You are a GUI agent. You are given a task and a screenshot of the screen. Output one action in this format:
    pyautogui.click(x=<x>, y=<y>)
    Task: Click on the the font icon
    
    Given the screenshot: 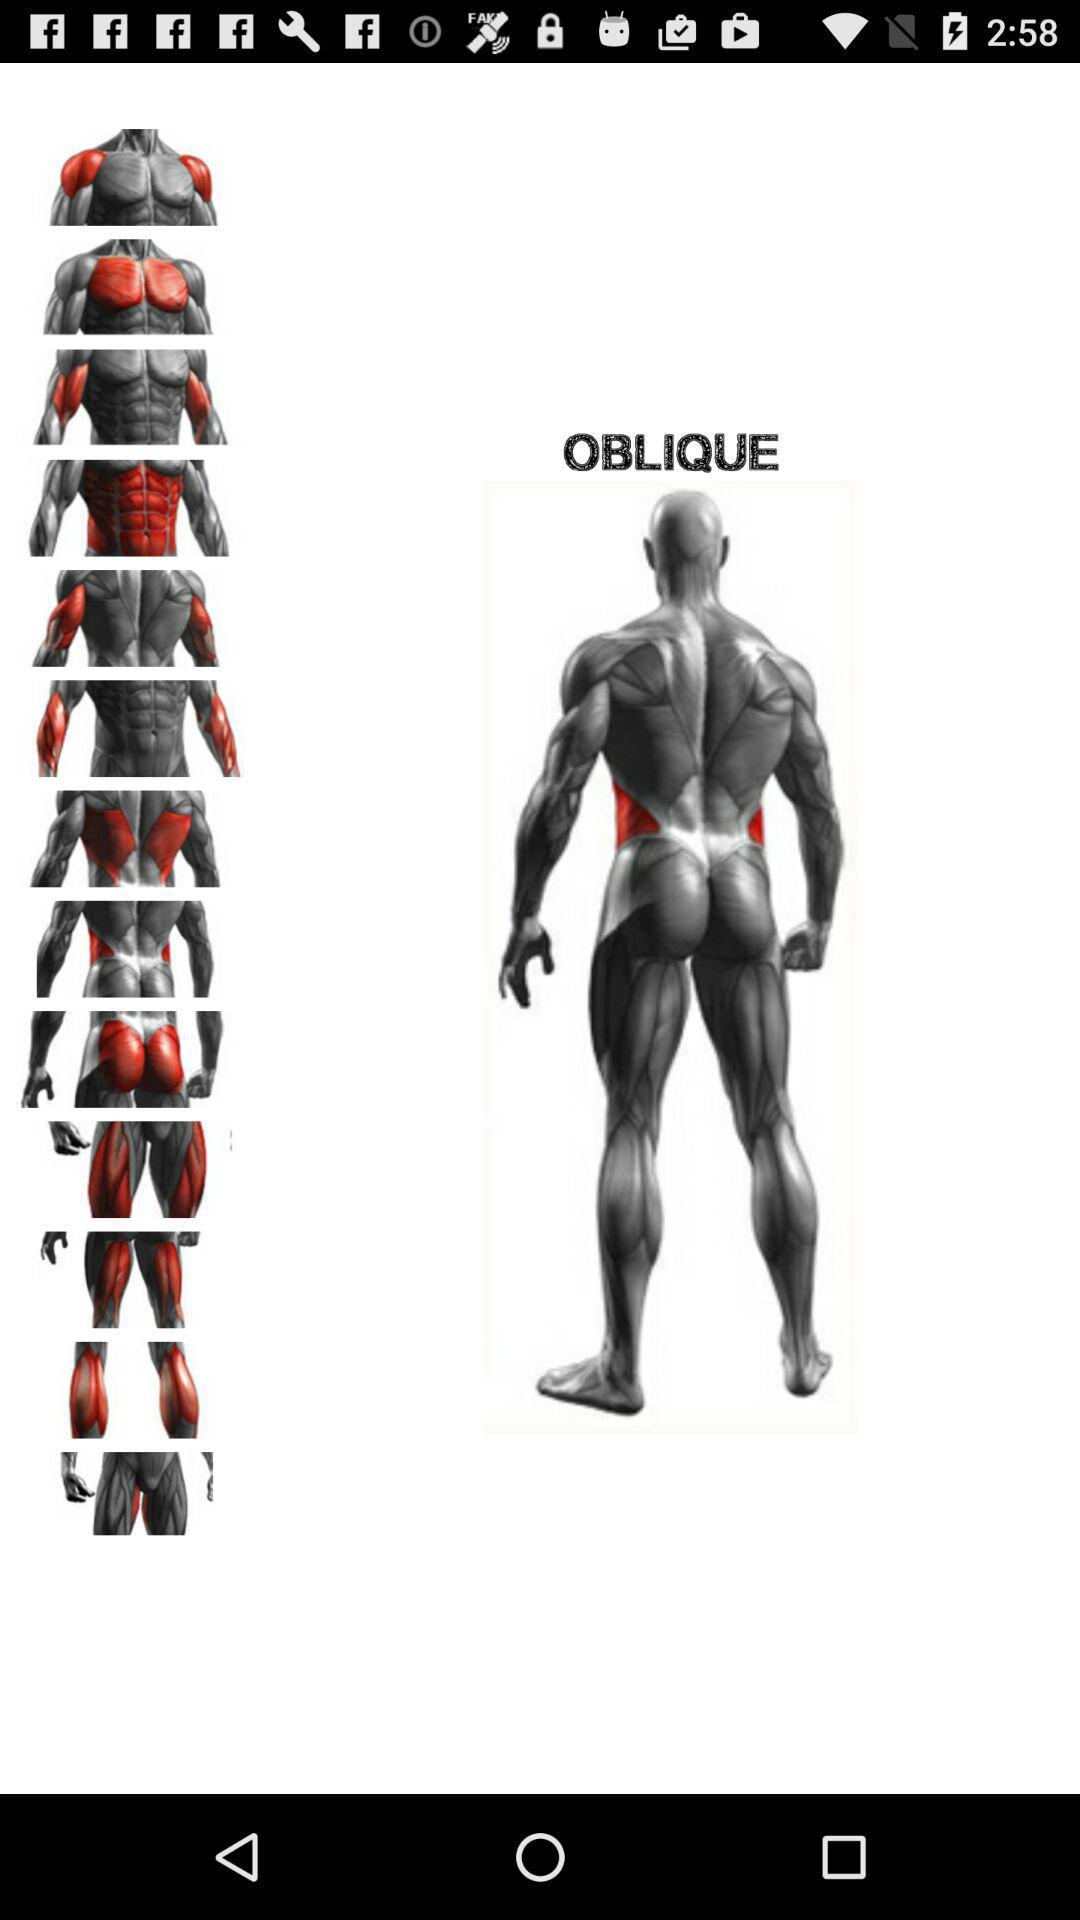 What is the action you would take?
    pyautogui.click(x=131, y=1361)
    